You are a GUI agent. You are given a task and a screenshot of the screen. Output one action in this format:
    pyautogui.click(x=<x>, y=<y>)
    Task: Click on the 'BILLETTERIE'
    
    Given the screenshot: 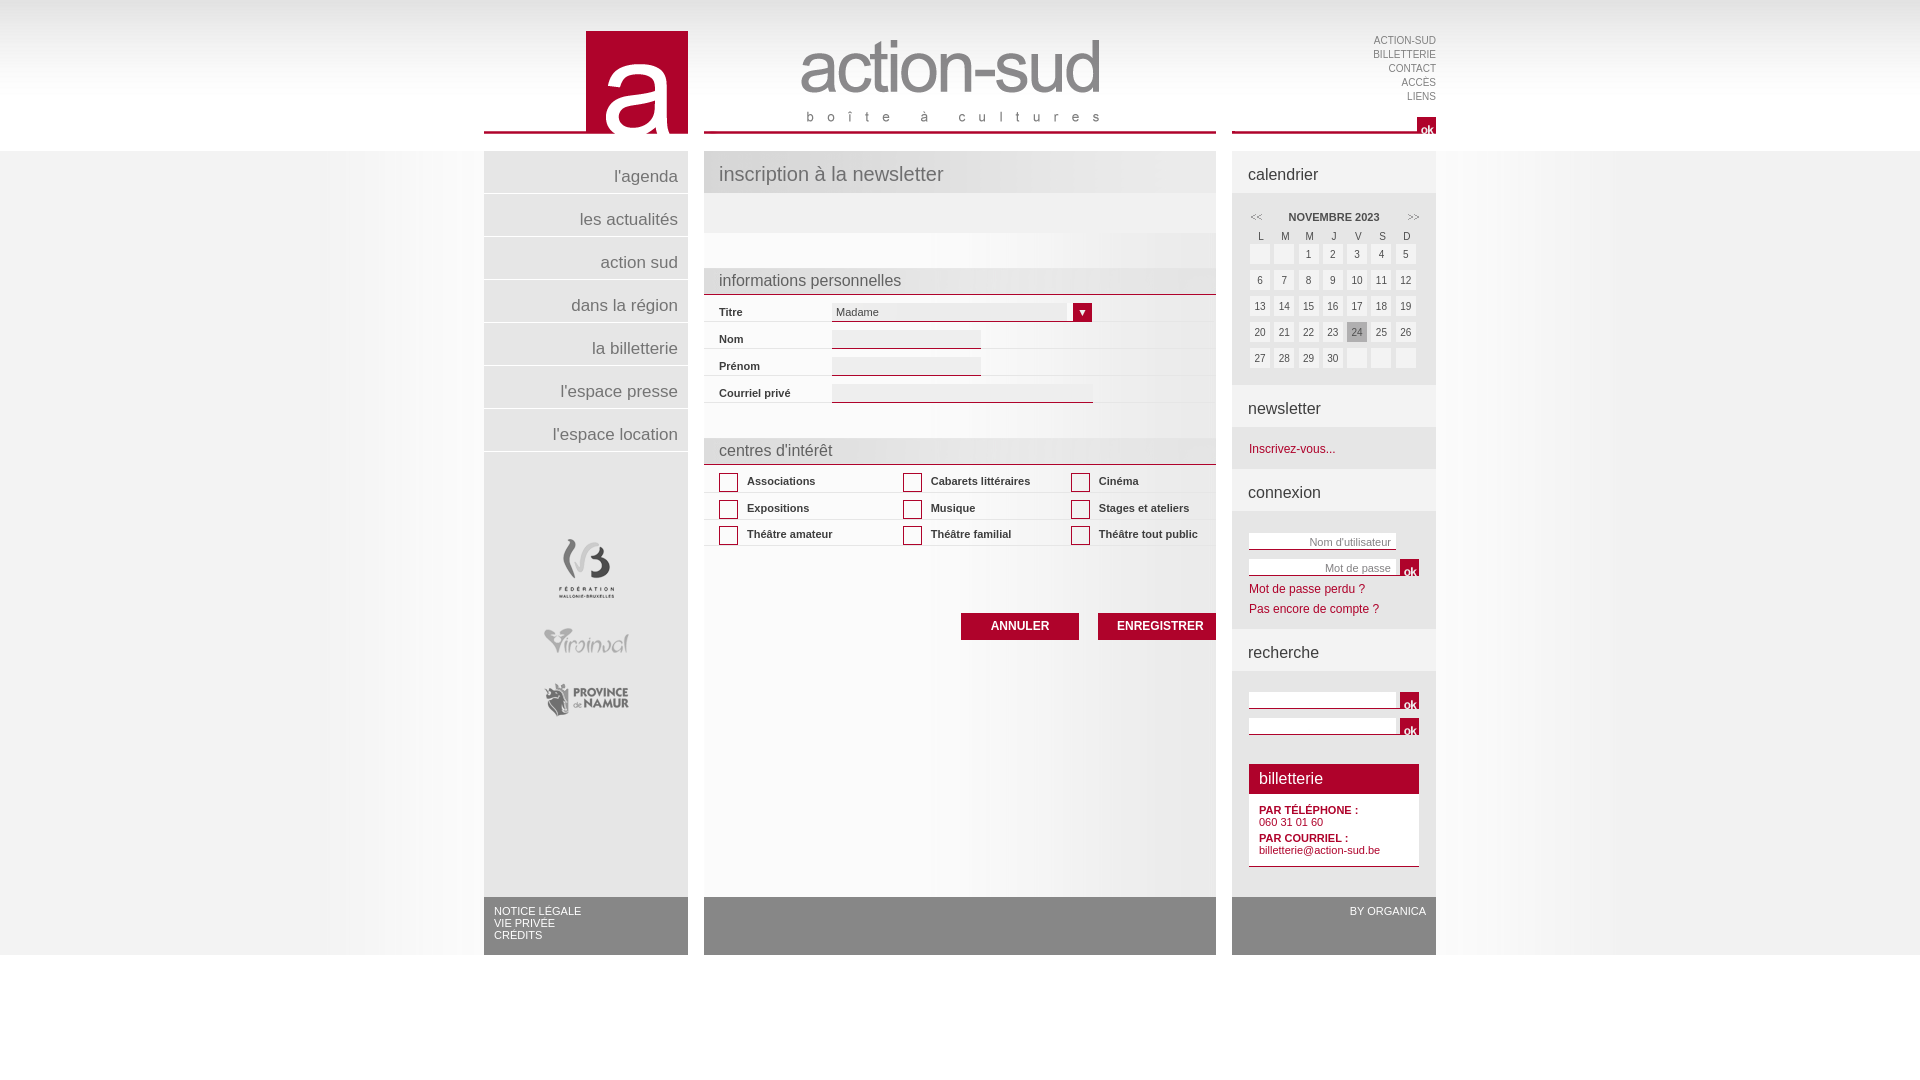 What is the action you would take?
    pyautogui.click(x=1403, y=53)
    